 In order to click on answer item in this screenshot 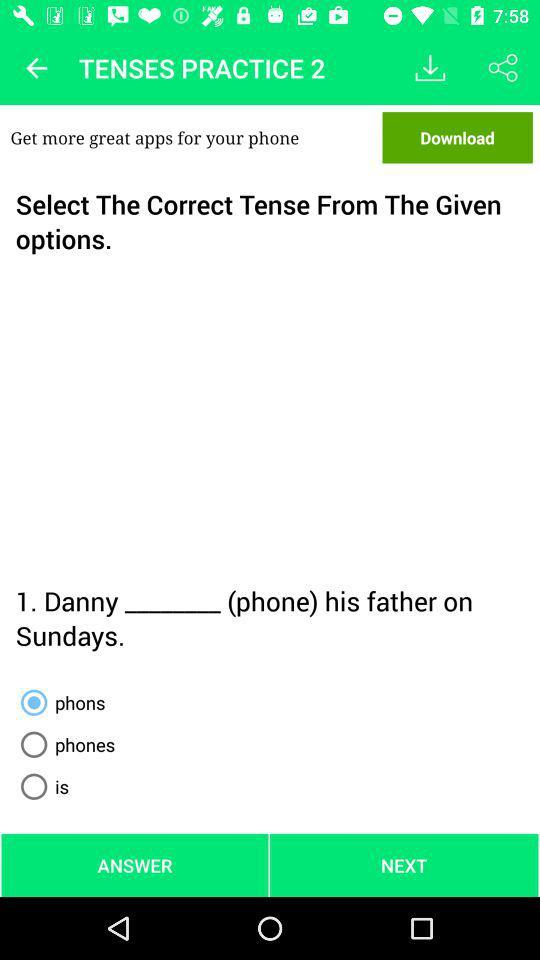, I will do `click(135, 864)`.